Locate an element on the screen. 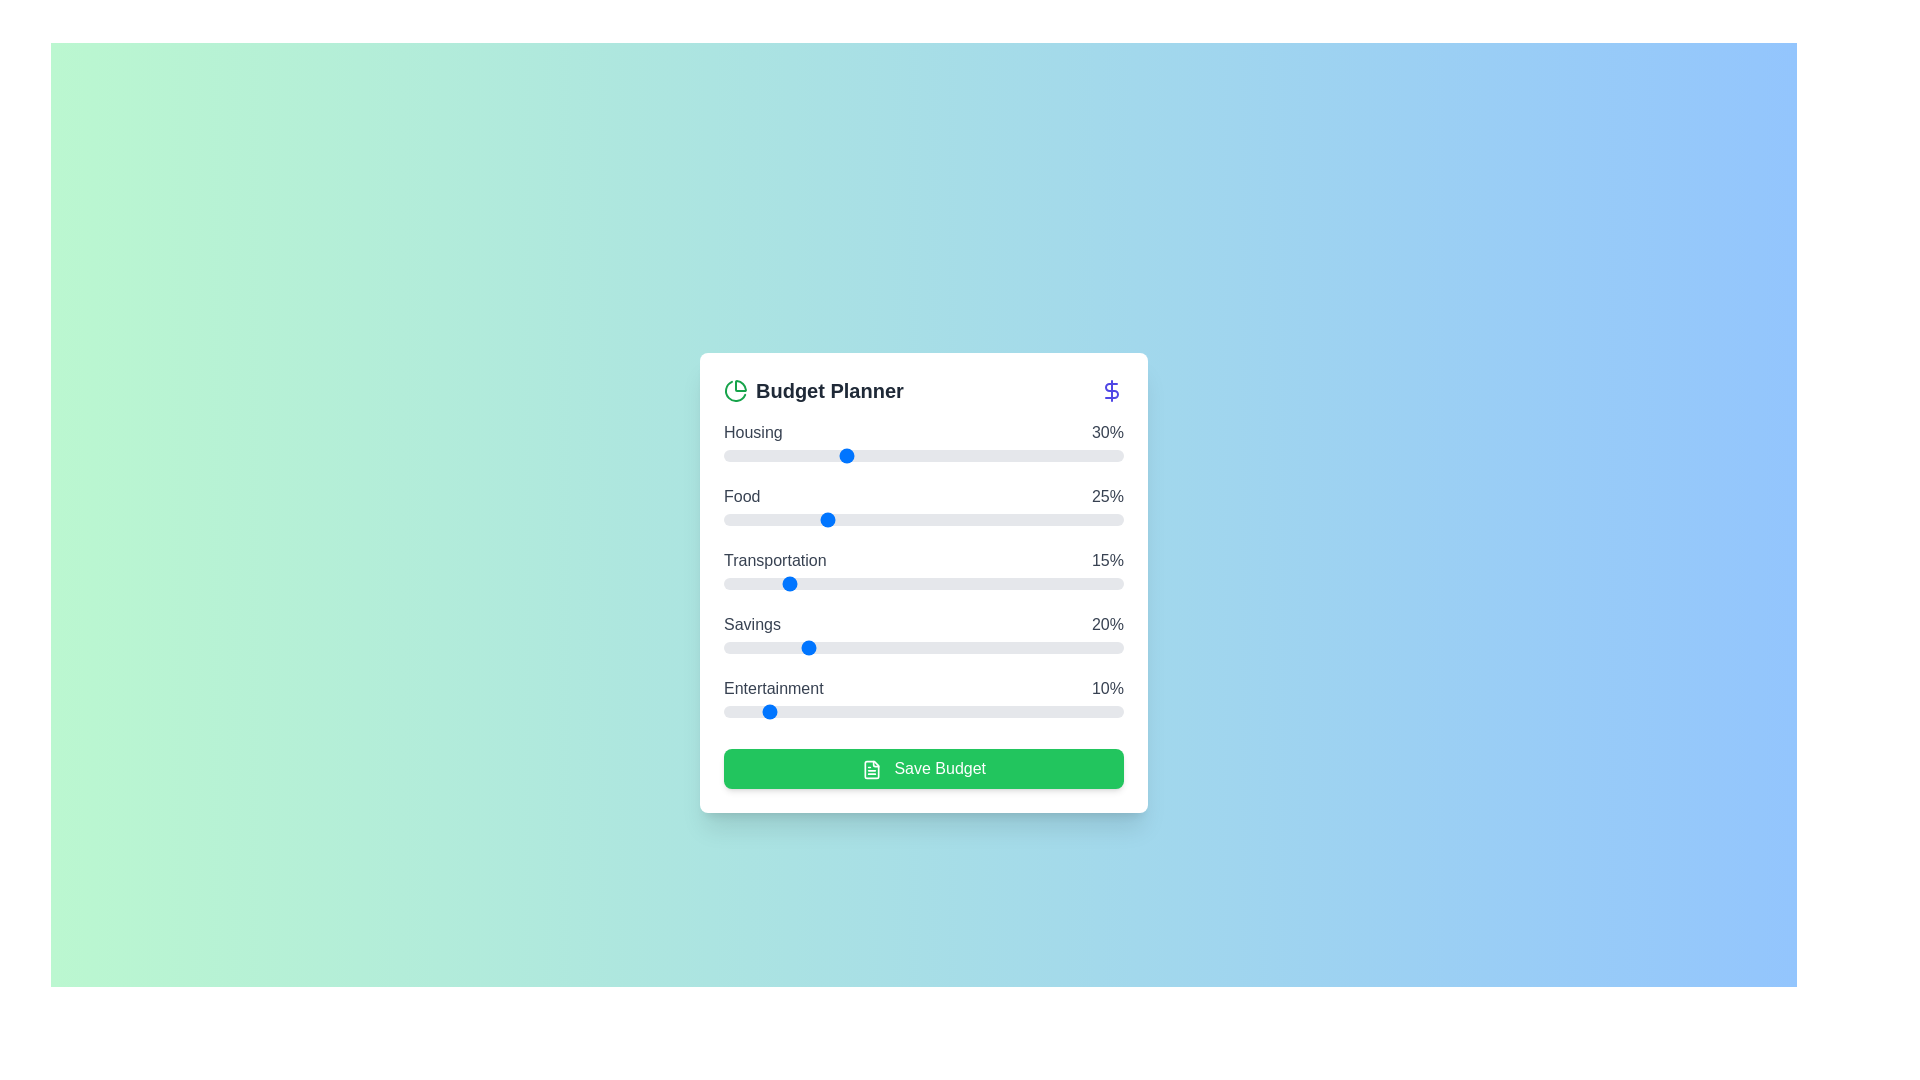 Image resolution: width=1920 pixels, height=1080 pixels. the slider for 'Entertainment' to set its percentage to 92 is located at coordinates (1090, 711).